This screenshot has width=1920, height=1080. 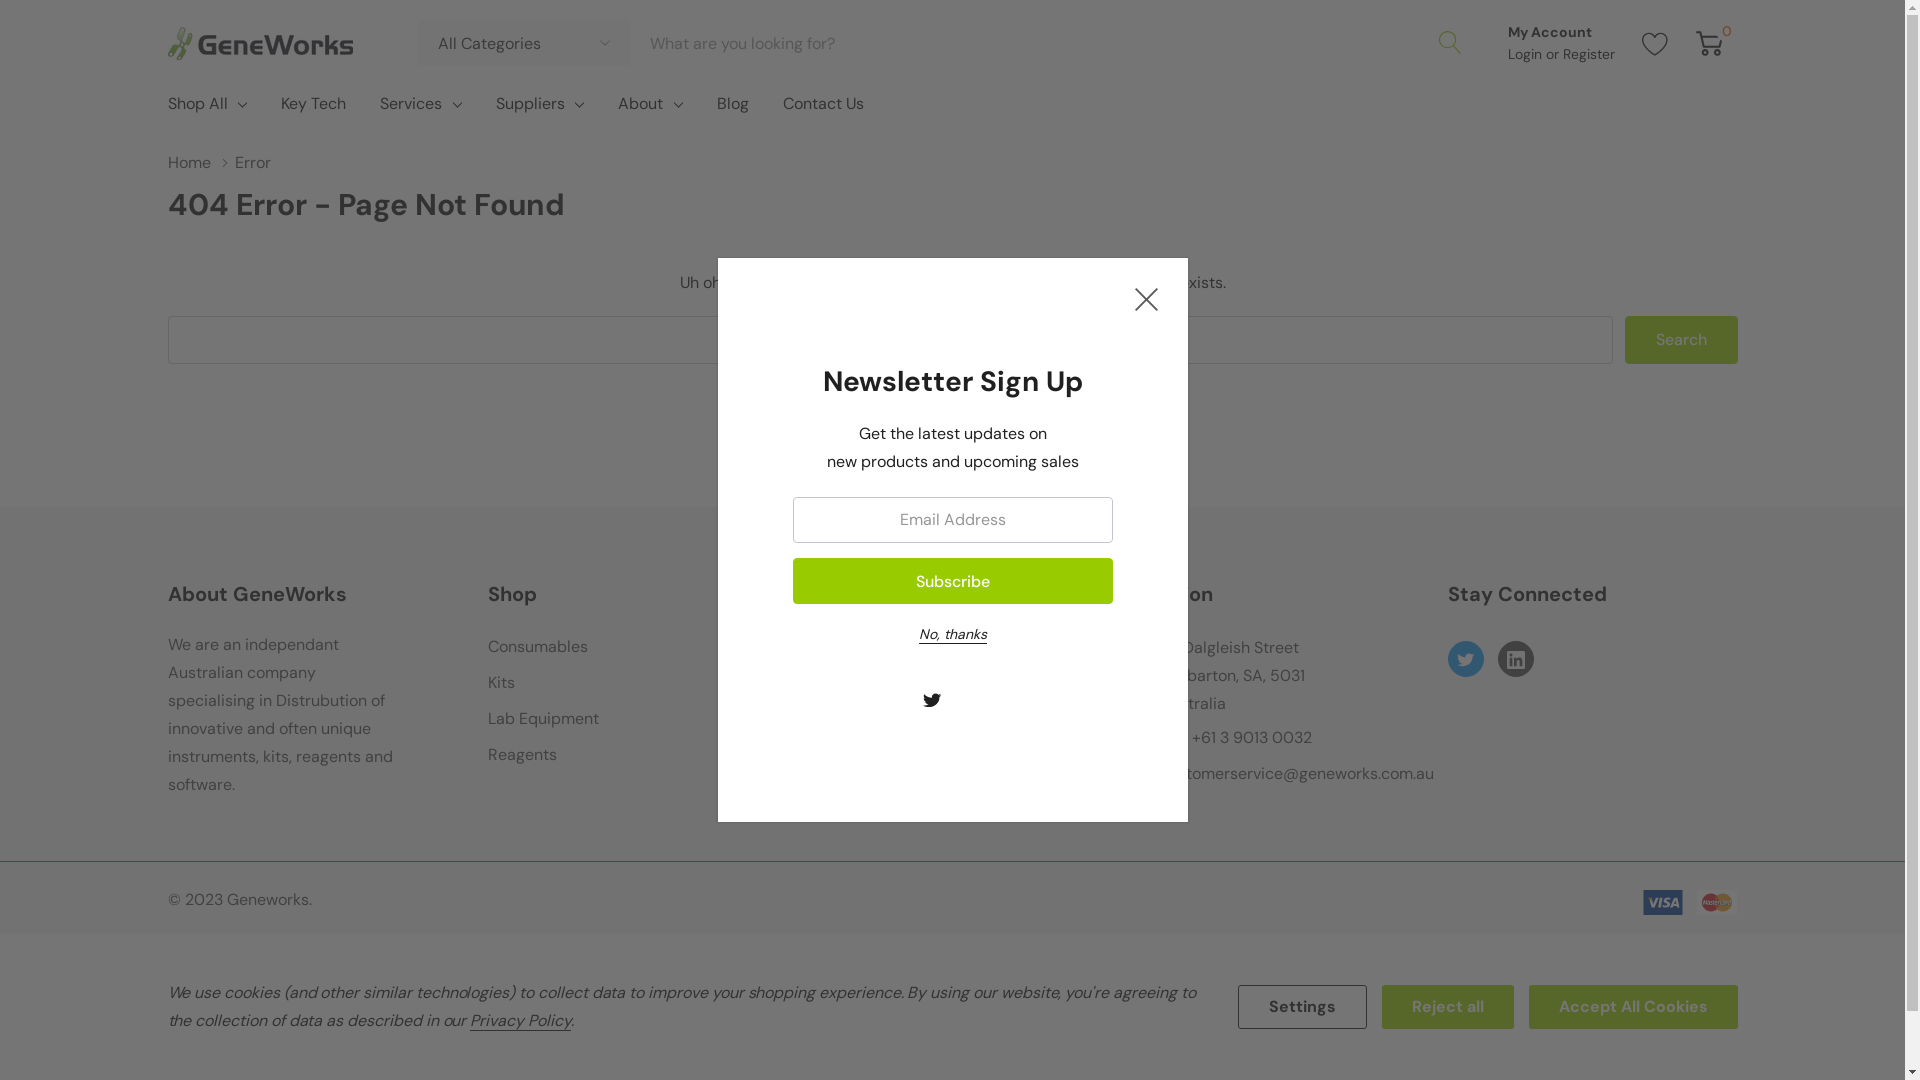 What do you see at coordinates (640, 104) in the screenshot?
I see `'About'` at bounding box center [640, 104].